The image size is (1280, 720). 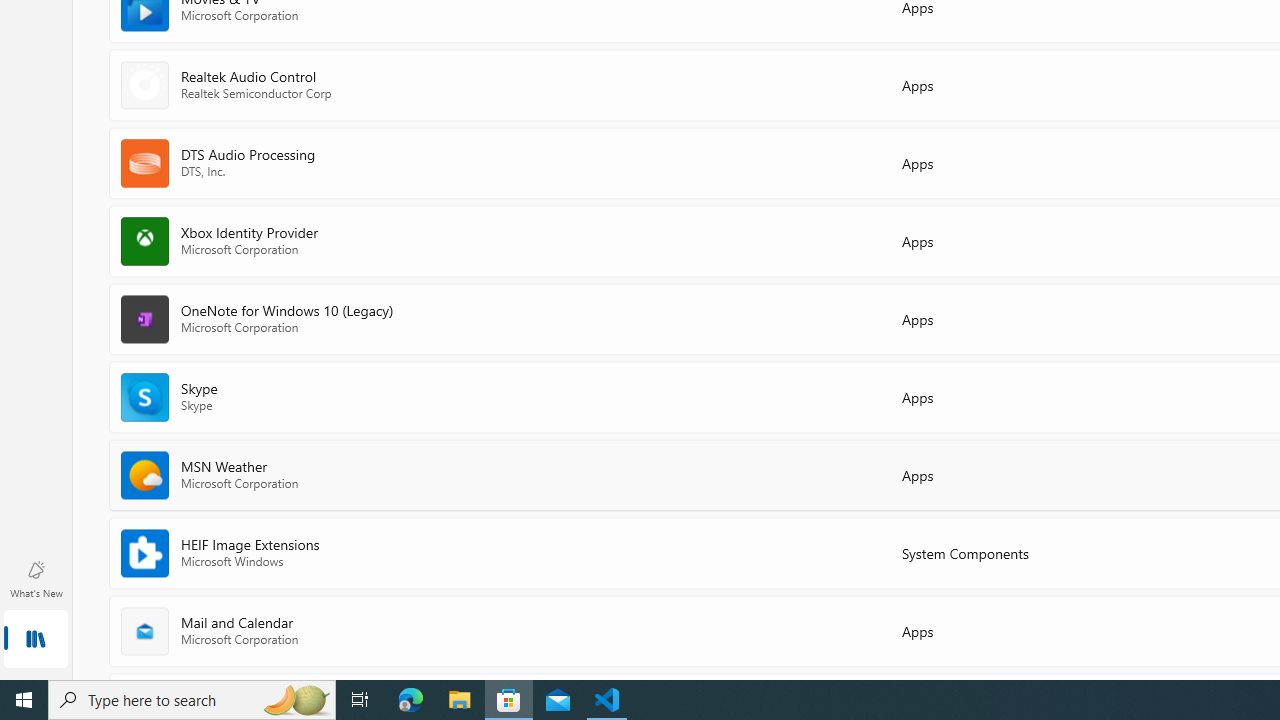 I want to click on 'What', so click(x=35, y=578).